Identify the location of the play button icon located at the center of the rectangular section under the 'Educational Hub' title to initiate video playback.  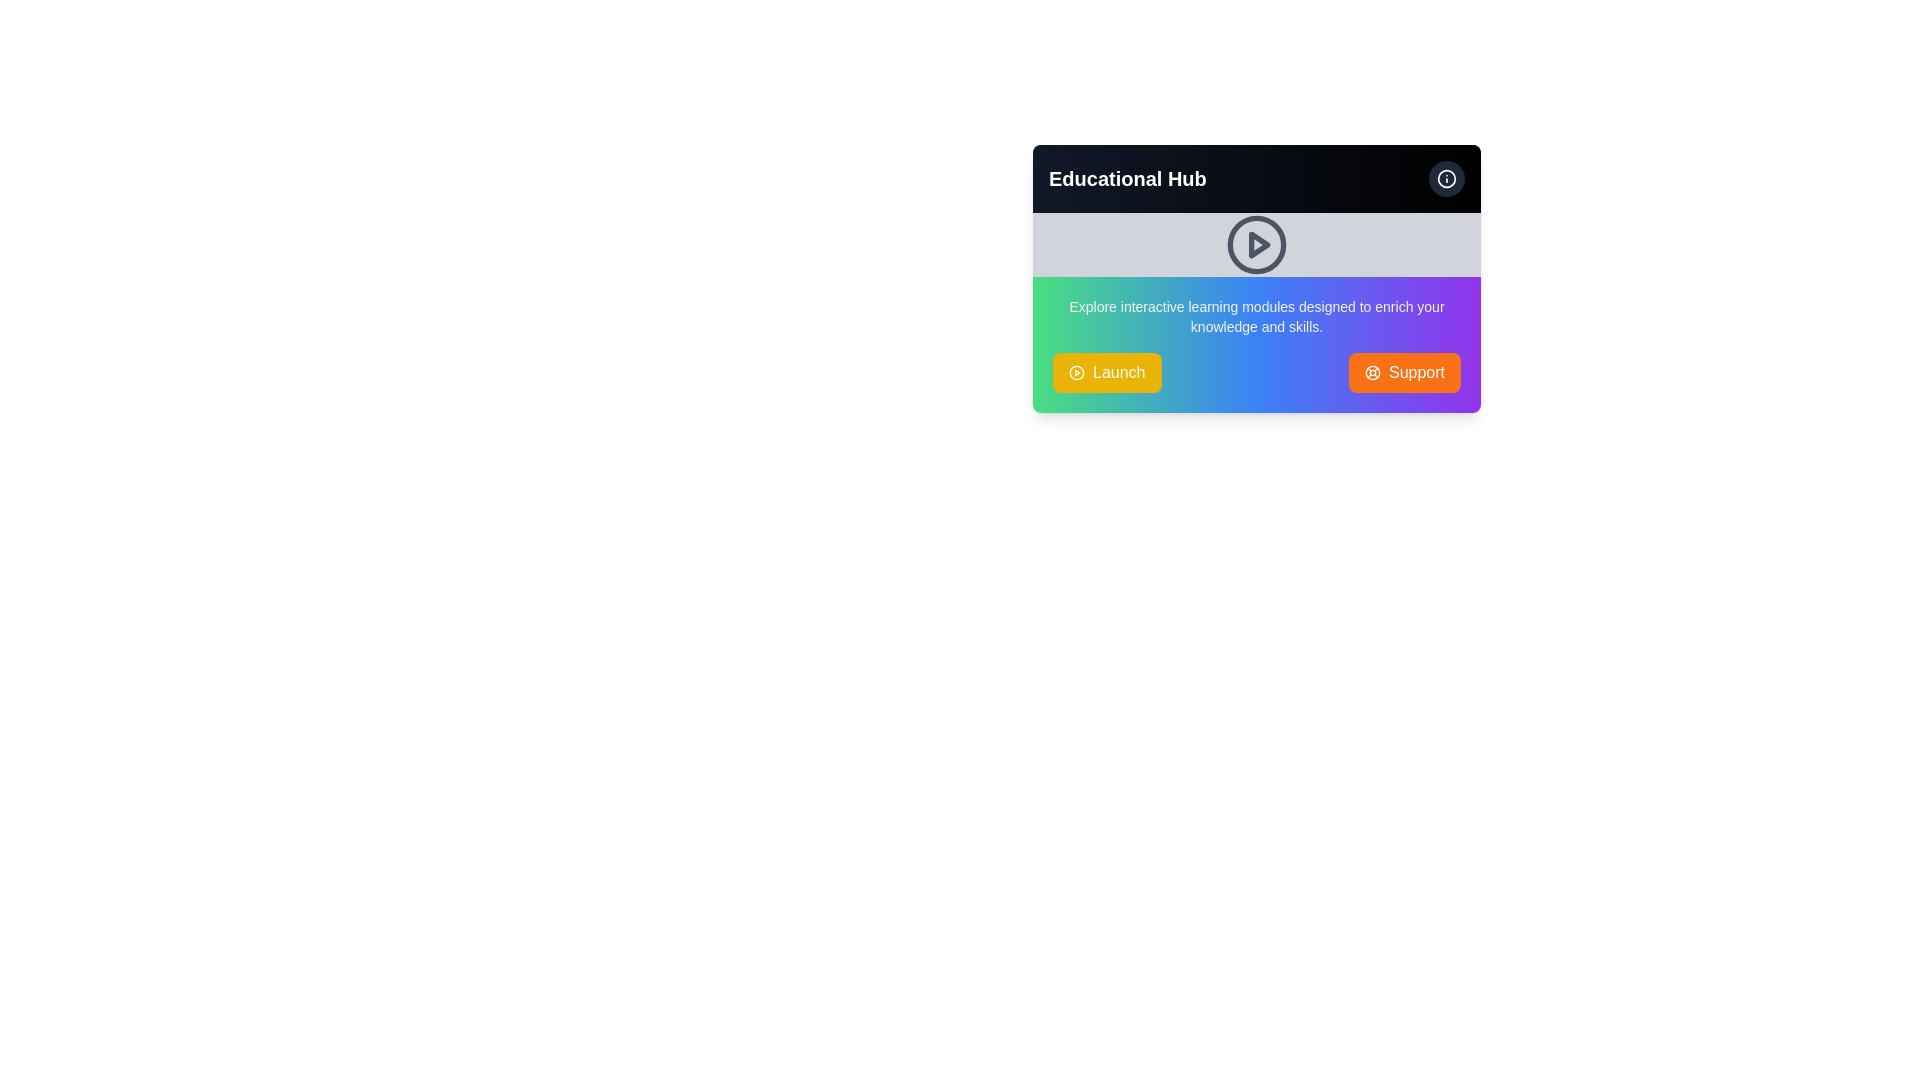
(1256, 244).